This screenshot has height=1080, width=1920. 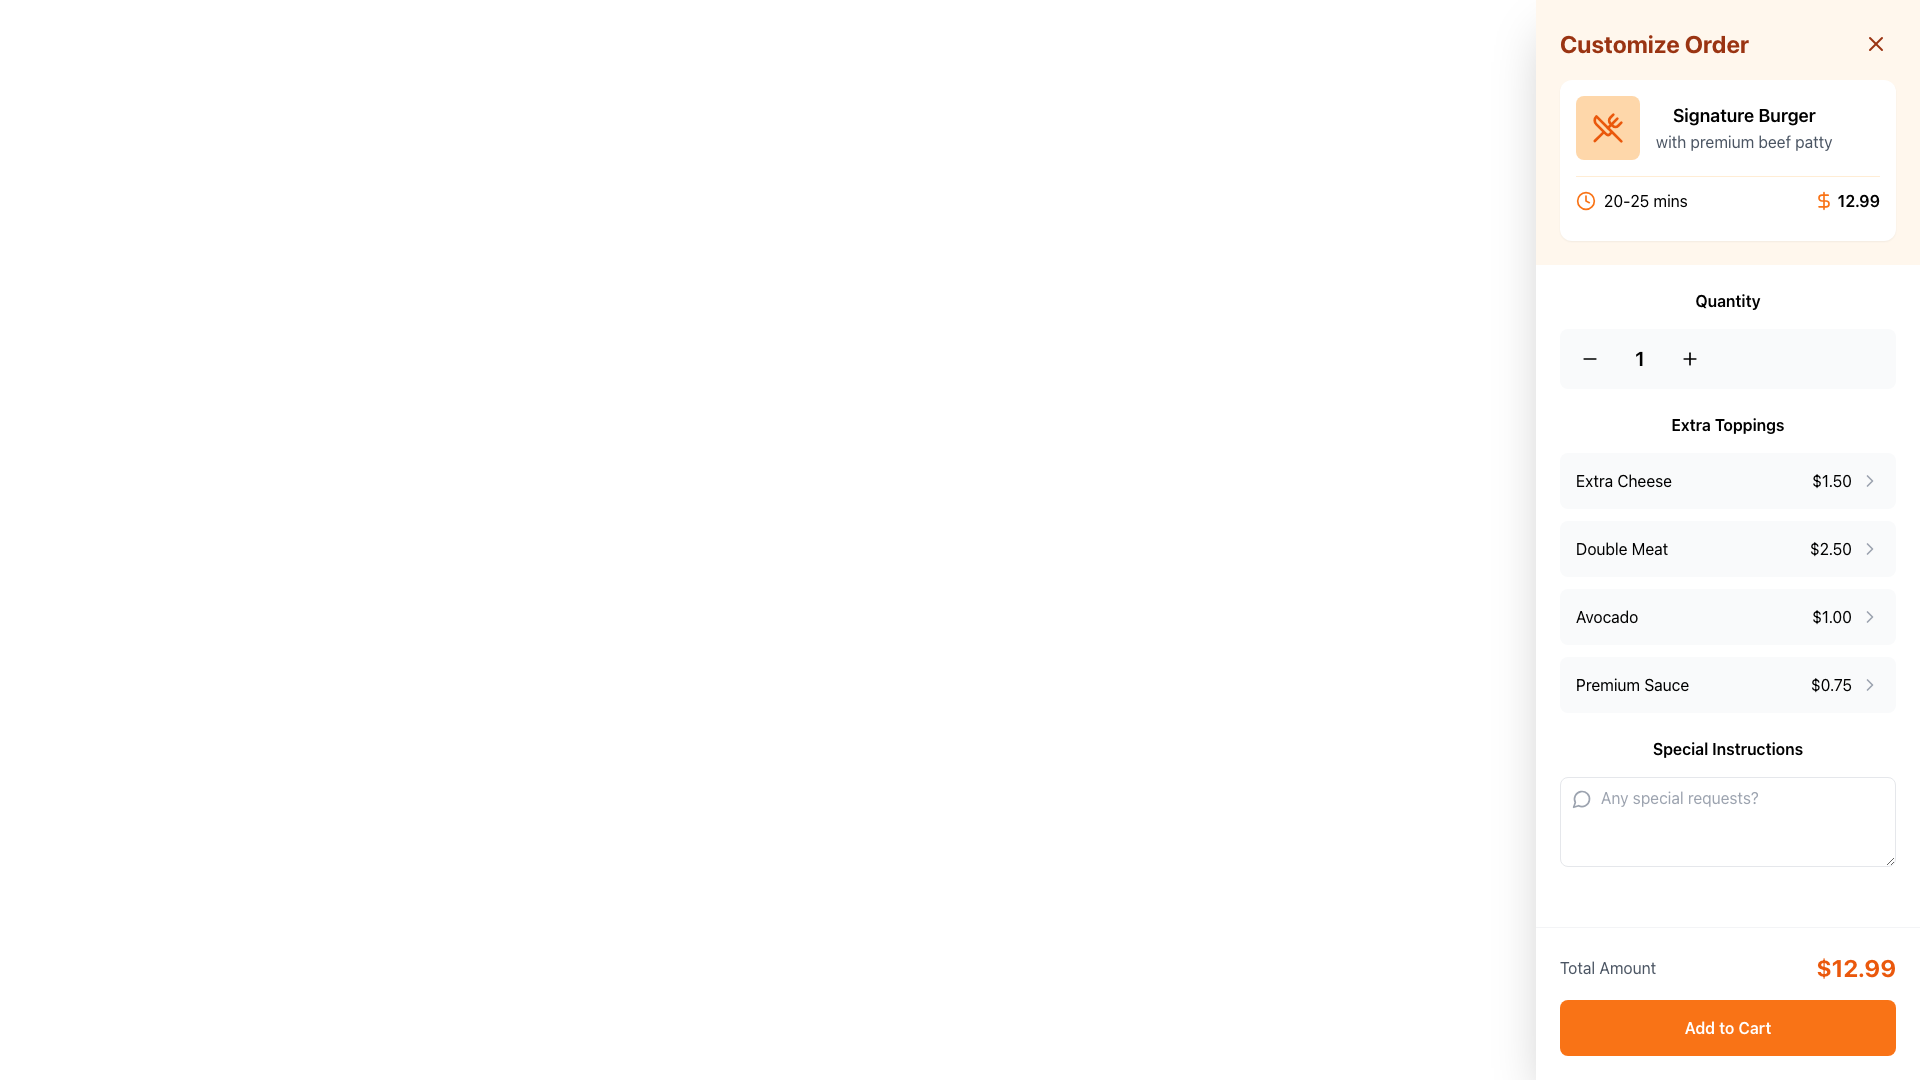 What do you see at coordinates (1869, 548) in the screenshot?
I see `the chevron icon located at the far right of the 'Double Meat' row in the 'Extra Toppings' section` at bounding box center [1869, 548].